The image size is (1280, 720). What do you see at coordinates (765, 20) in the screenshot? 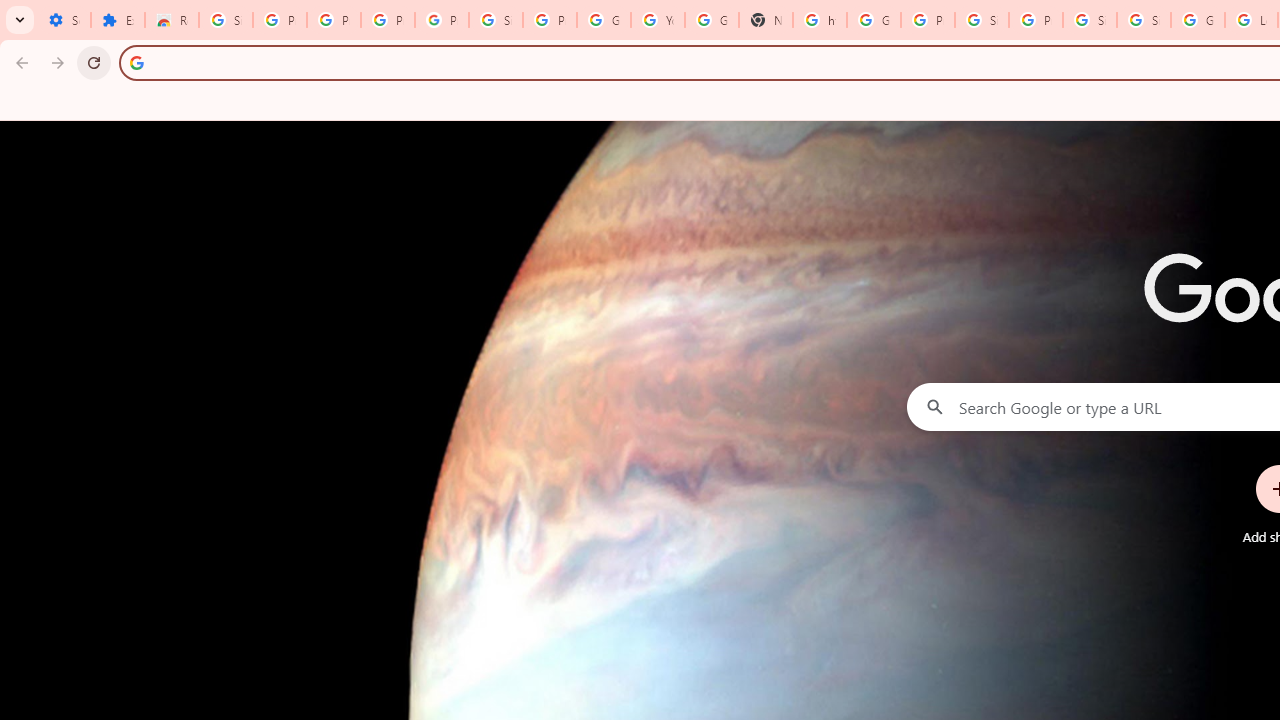
I see `'New Tab'` at bounding box center [765, 20].